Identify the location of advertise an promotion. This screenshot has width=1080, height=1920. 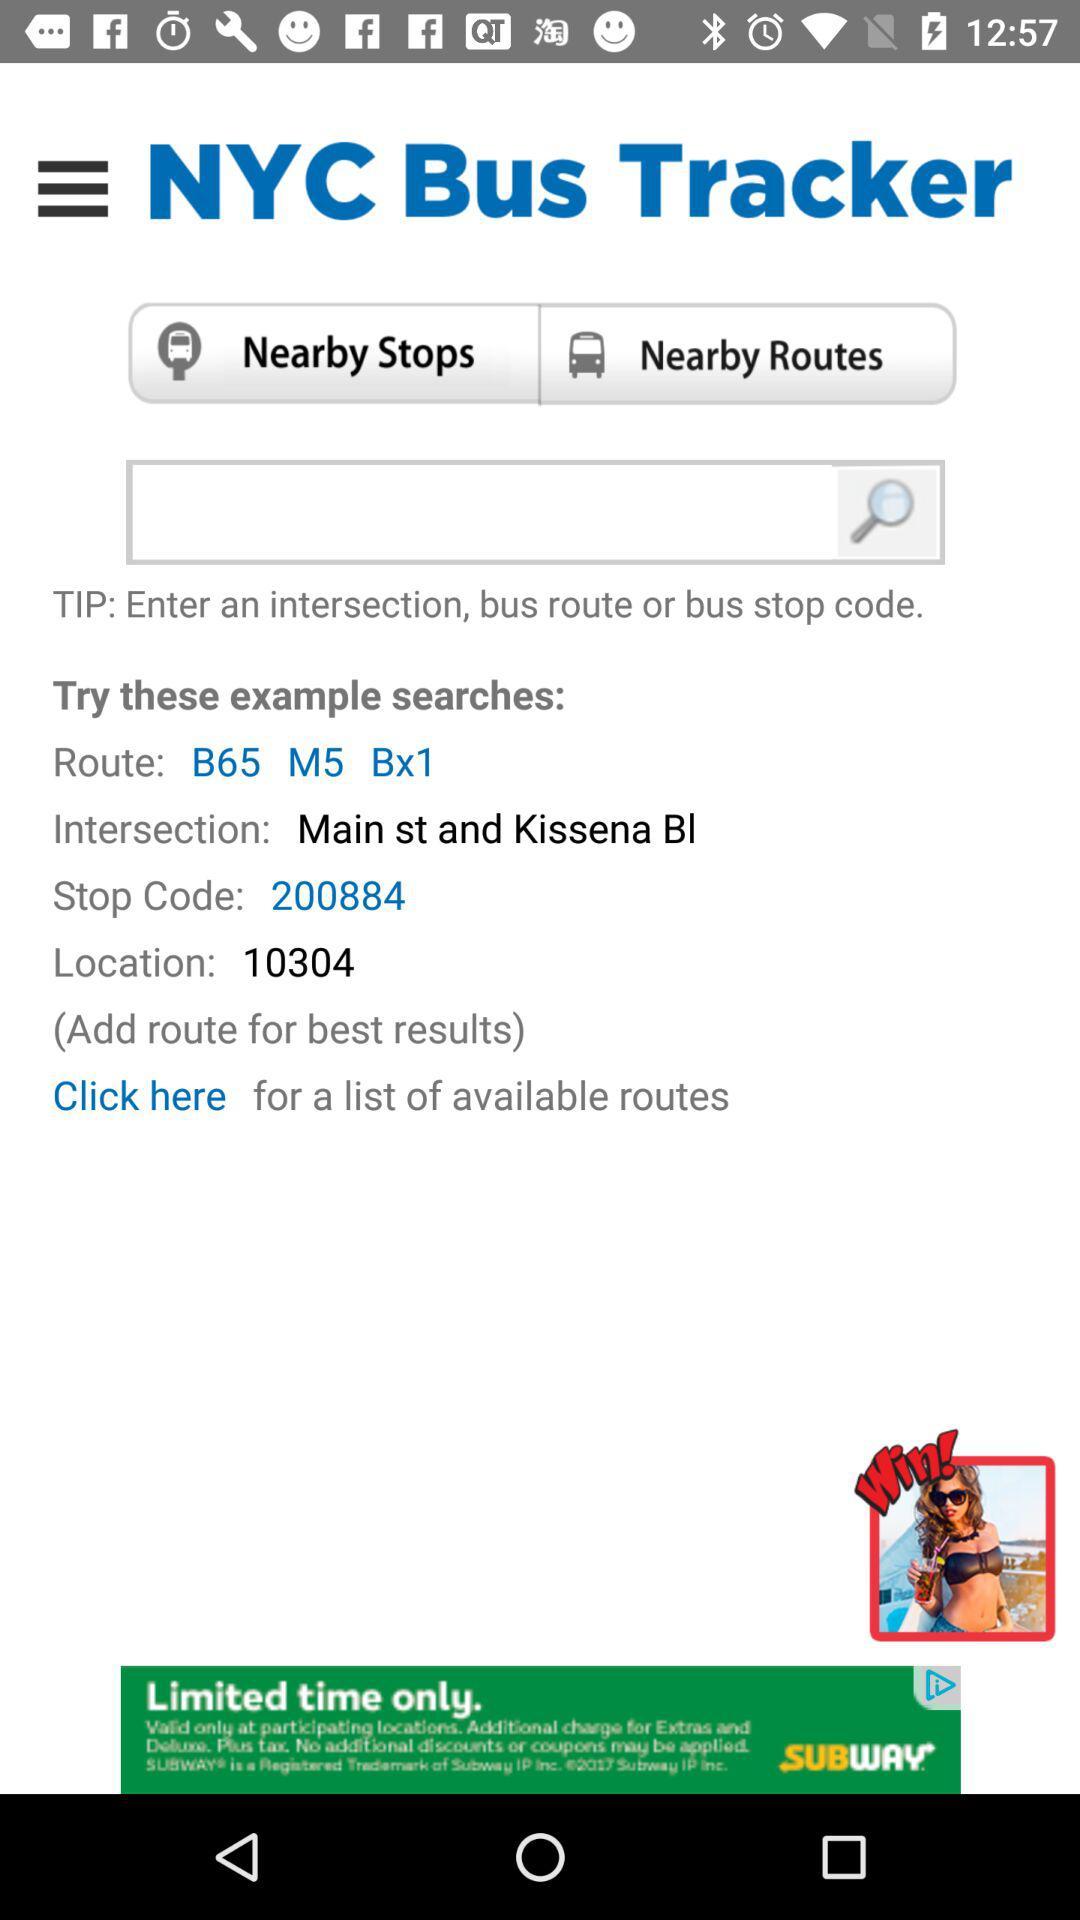
(540, 1727).